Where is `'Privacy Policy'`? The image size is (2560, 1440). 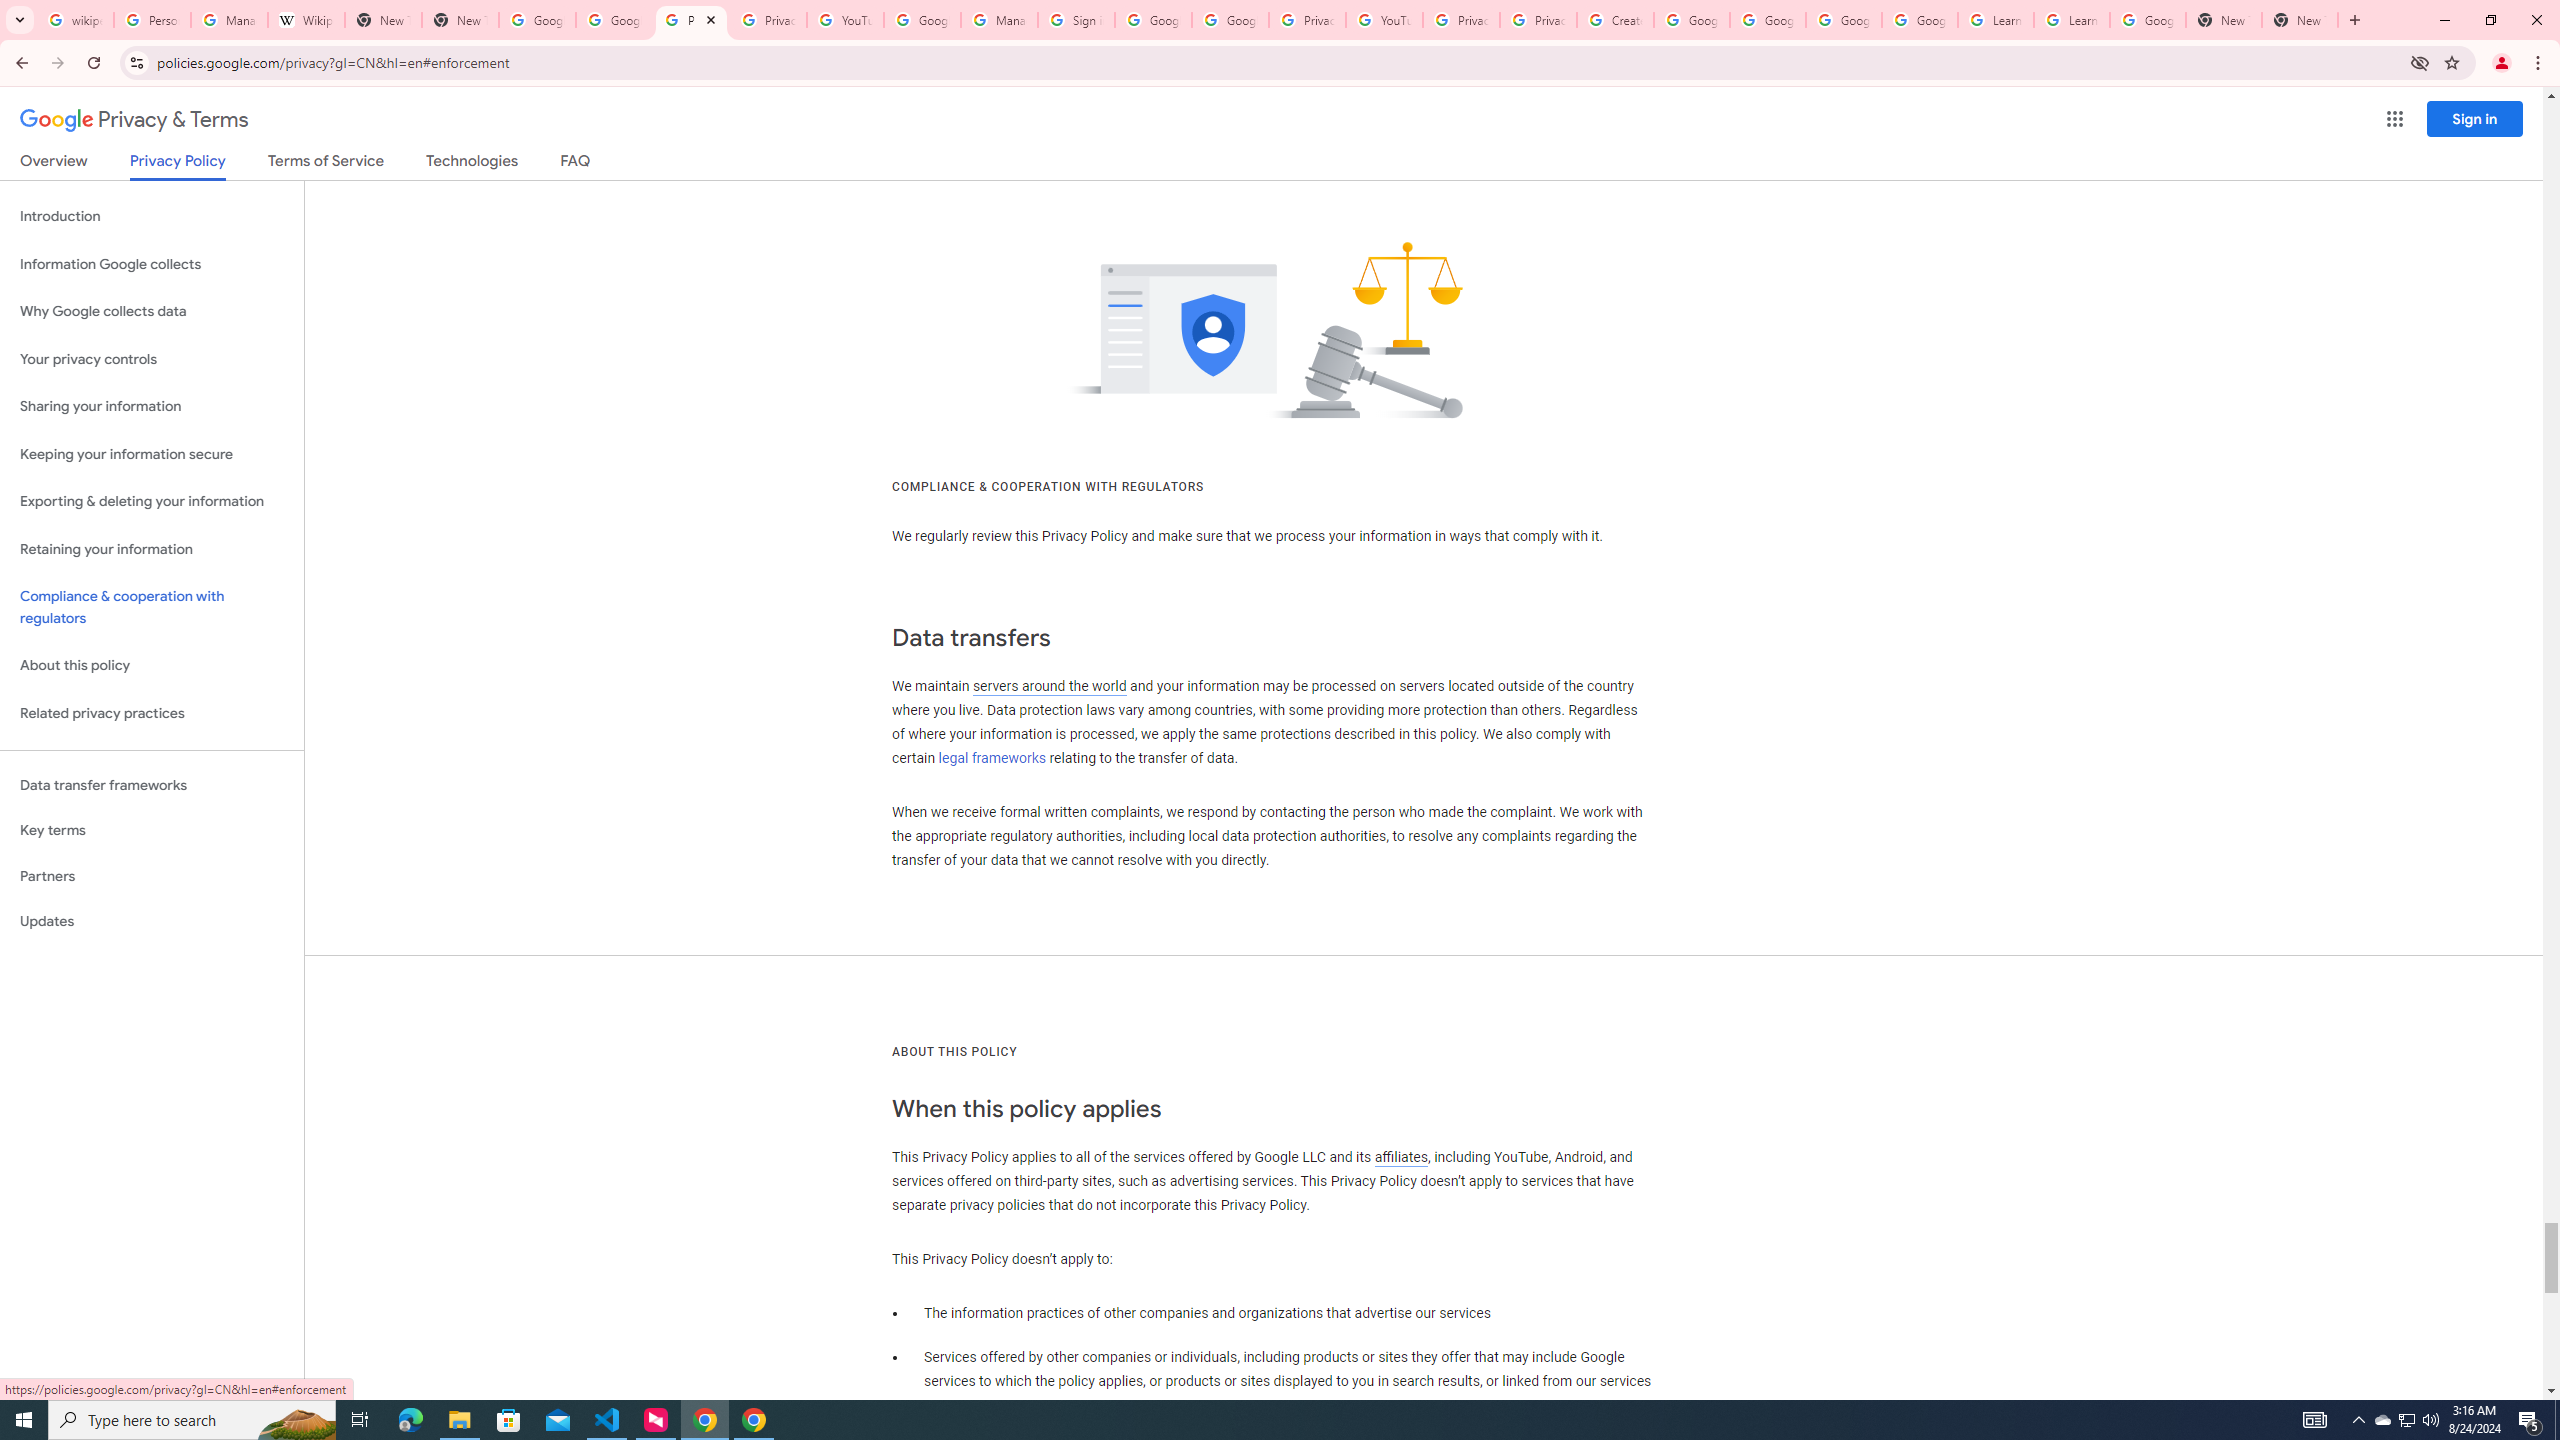
'Privacy Policy' is located at coordinates (175, 165).